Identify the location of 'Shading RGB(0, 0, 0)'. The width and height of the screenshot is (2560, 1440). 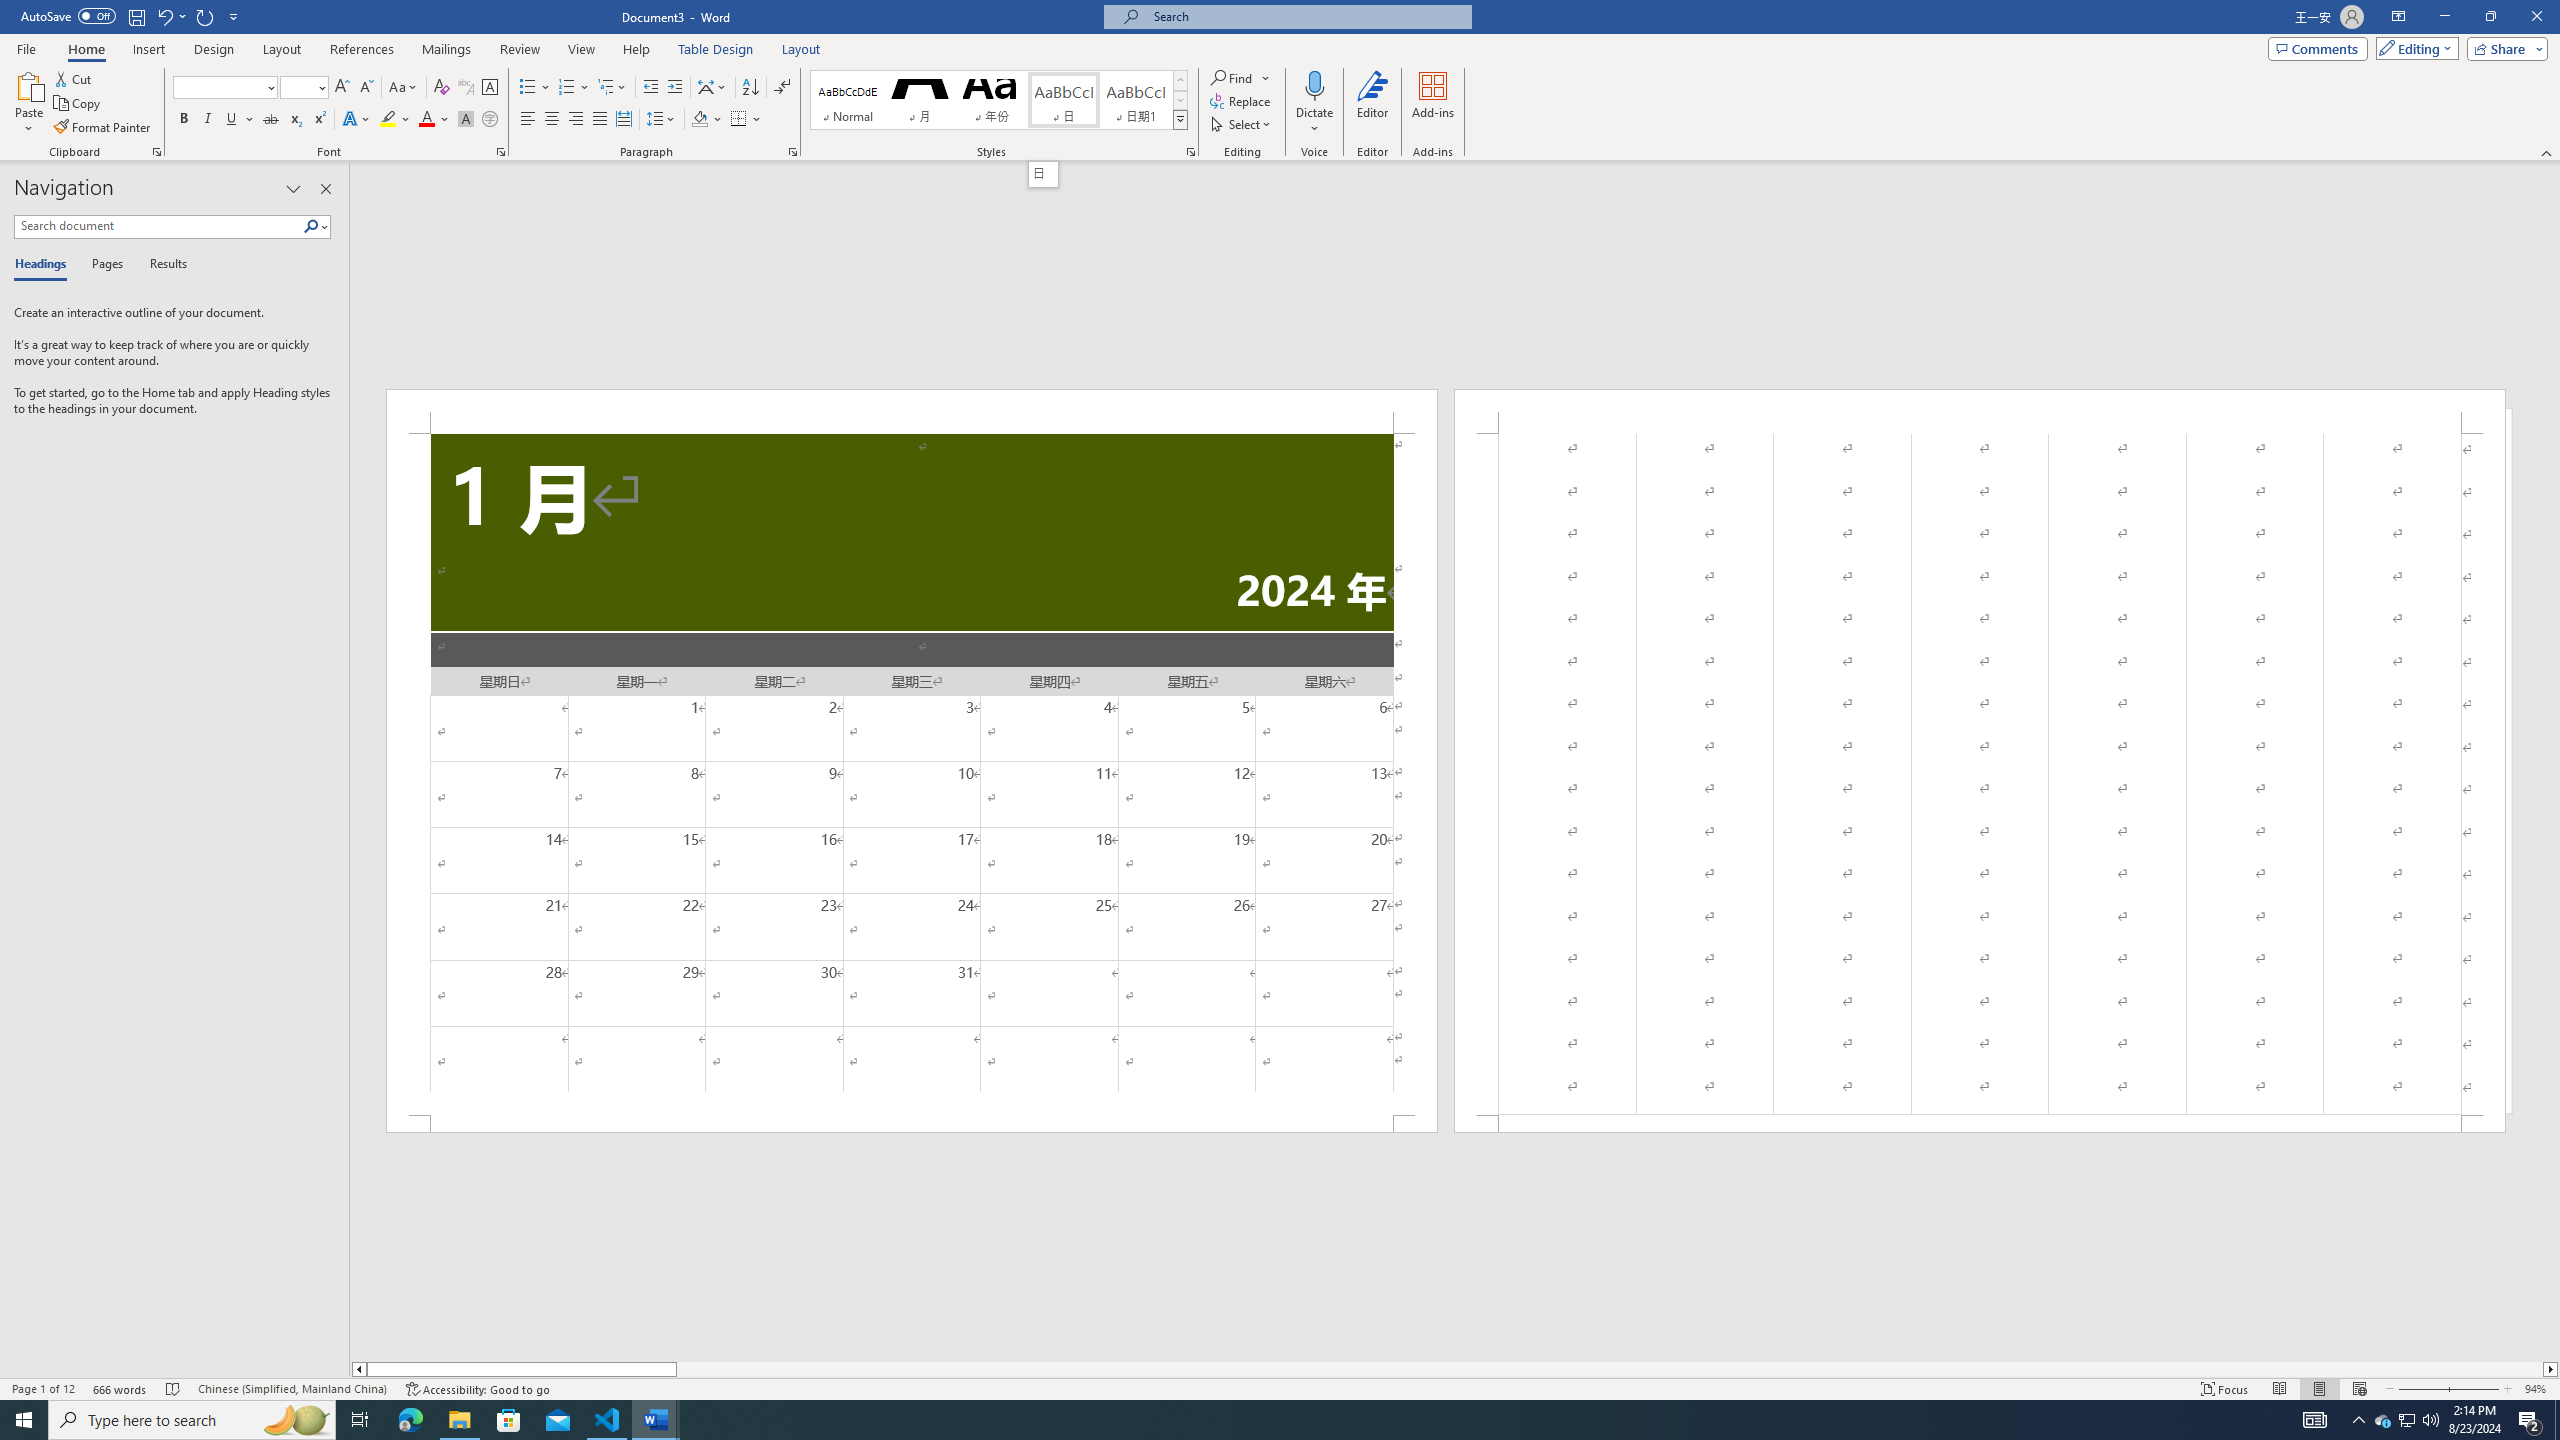
(700, 118).